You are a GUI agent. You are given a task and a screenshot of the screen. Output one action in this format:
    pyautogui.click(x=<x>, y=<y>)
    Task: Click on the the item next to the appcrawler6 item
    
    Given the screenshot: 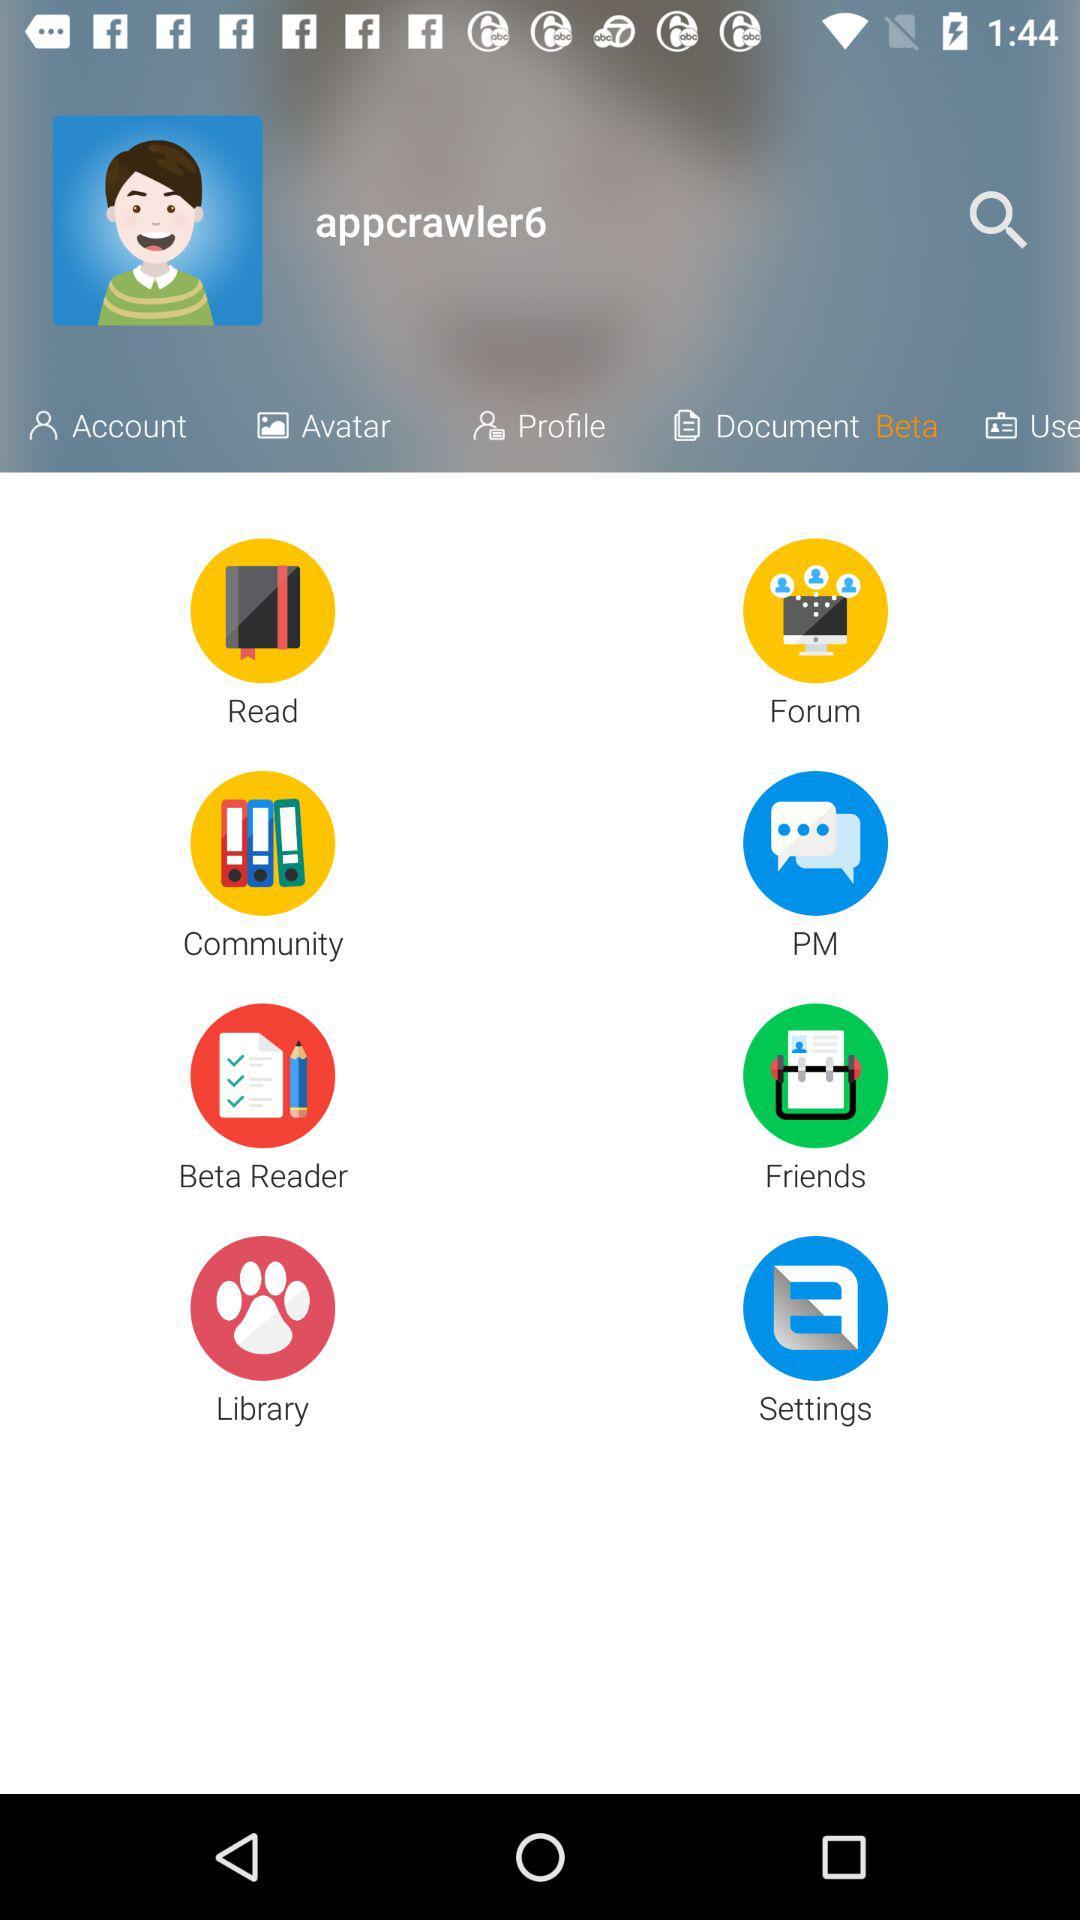 What is the action you would take?
    pyautogui.click(x=998, y=220)
    